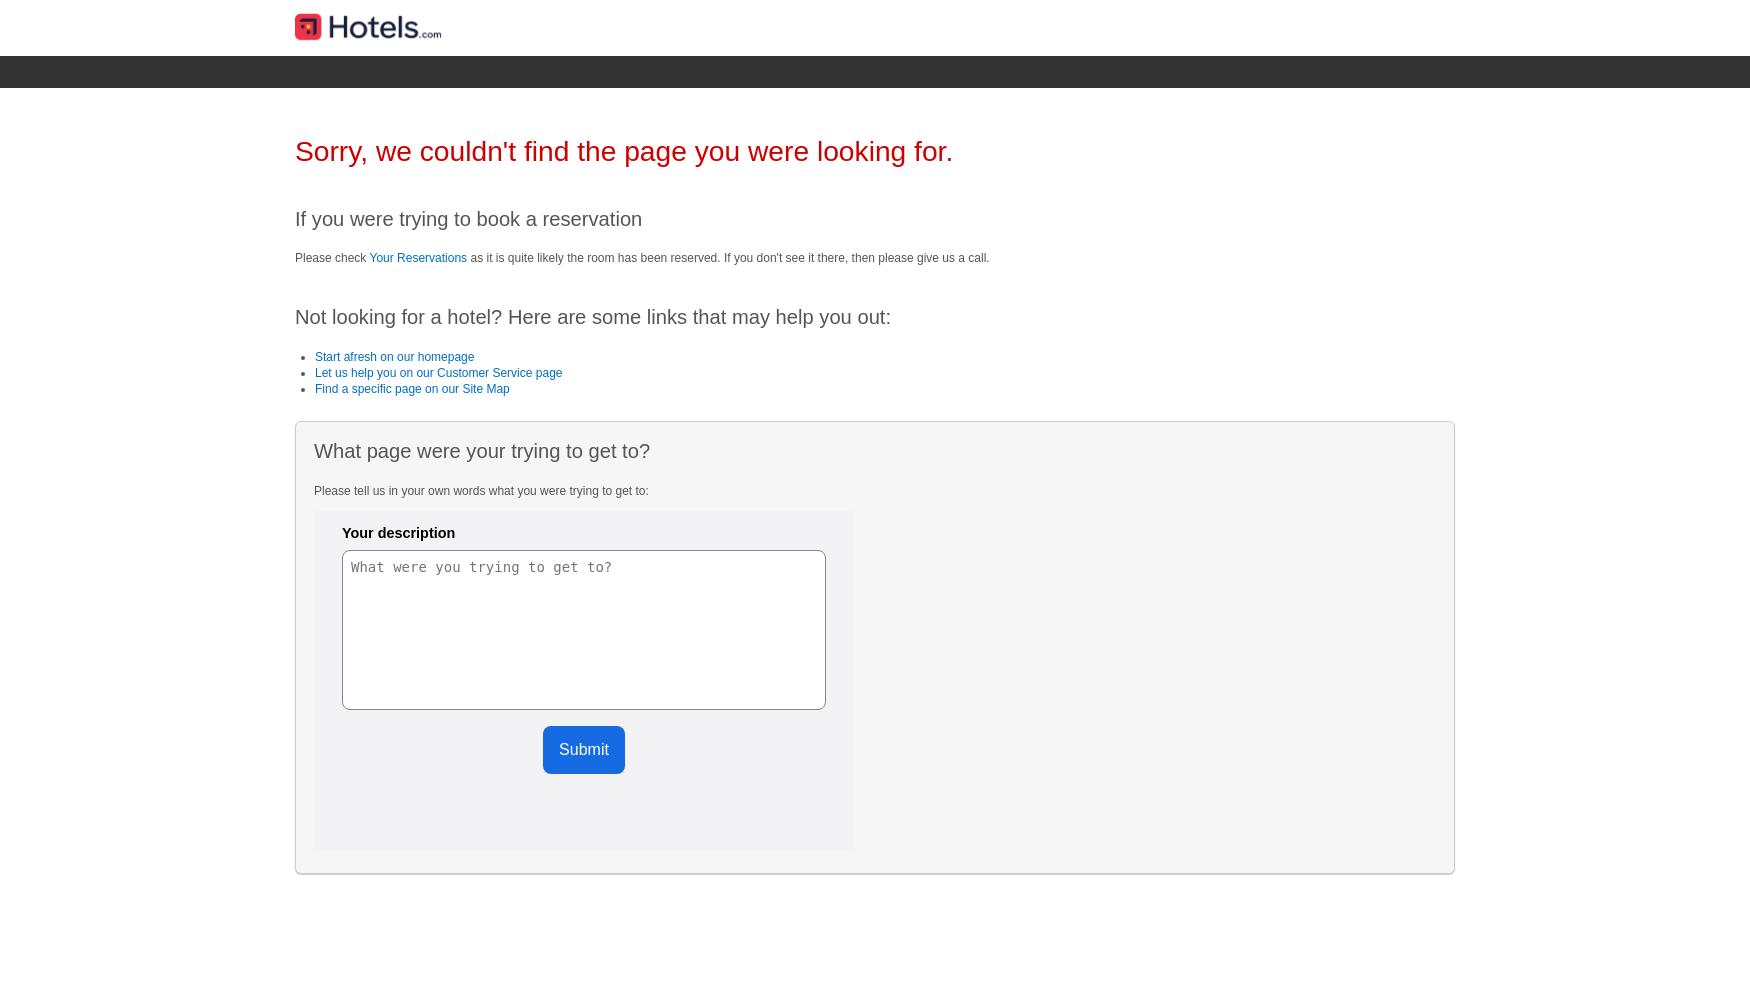 This screenshot has width=1750, height=1000. What do you see at coordinates (312, 489) in the screenshot?
I see `'Please tell us in your own words what you were trying to get to:'` at bounding box center [312, 489].